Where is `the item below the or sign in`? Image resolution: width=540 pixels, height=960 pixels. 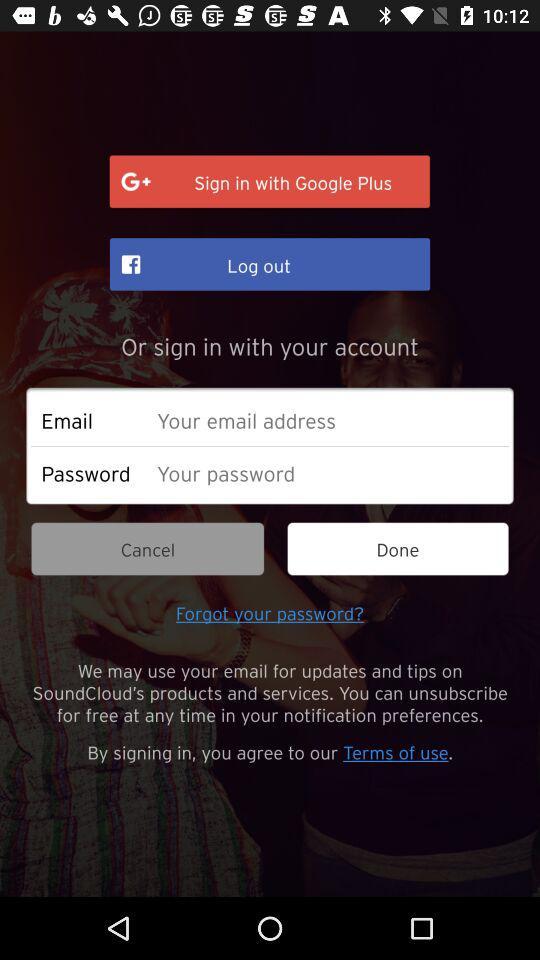 the item below the or sign in is located at coordinates (327, 419).